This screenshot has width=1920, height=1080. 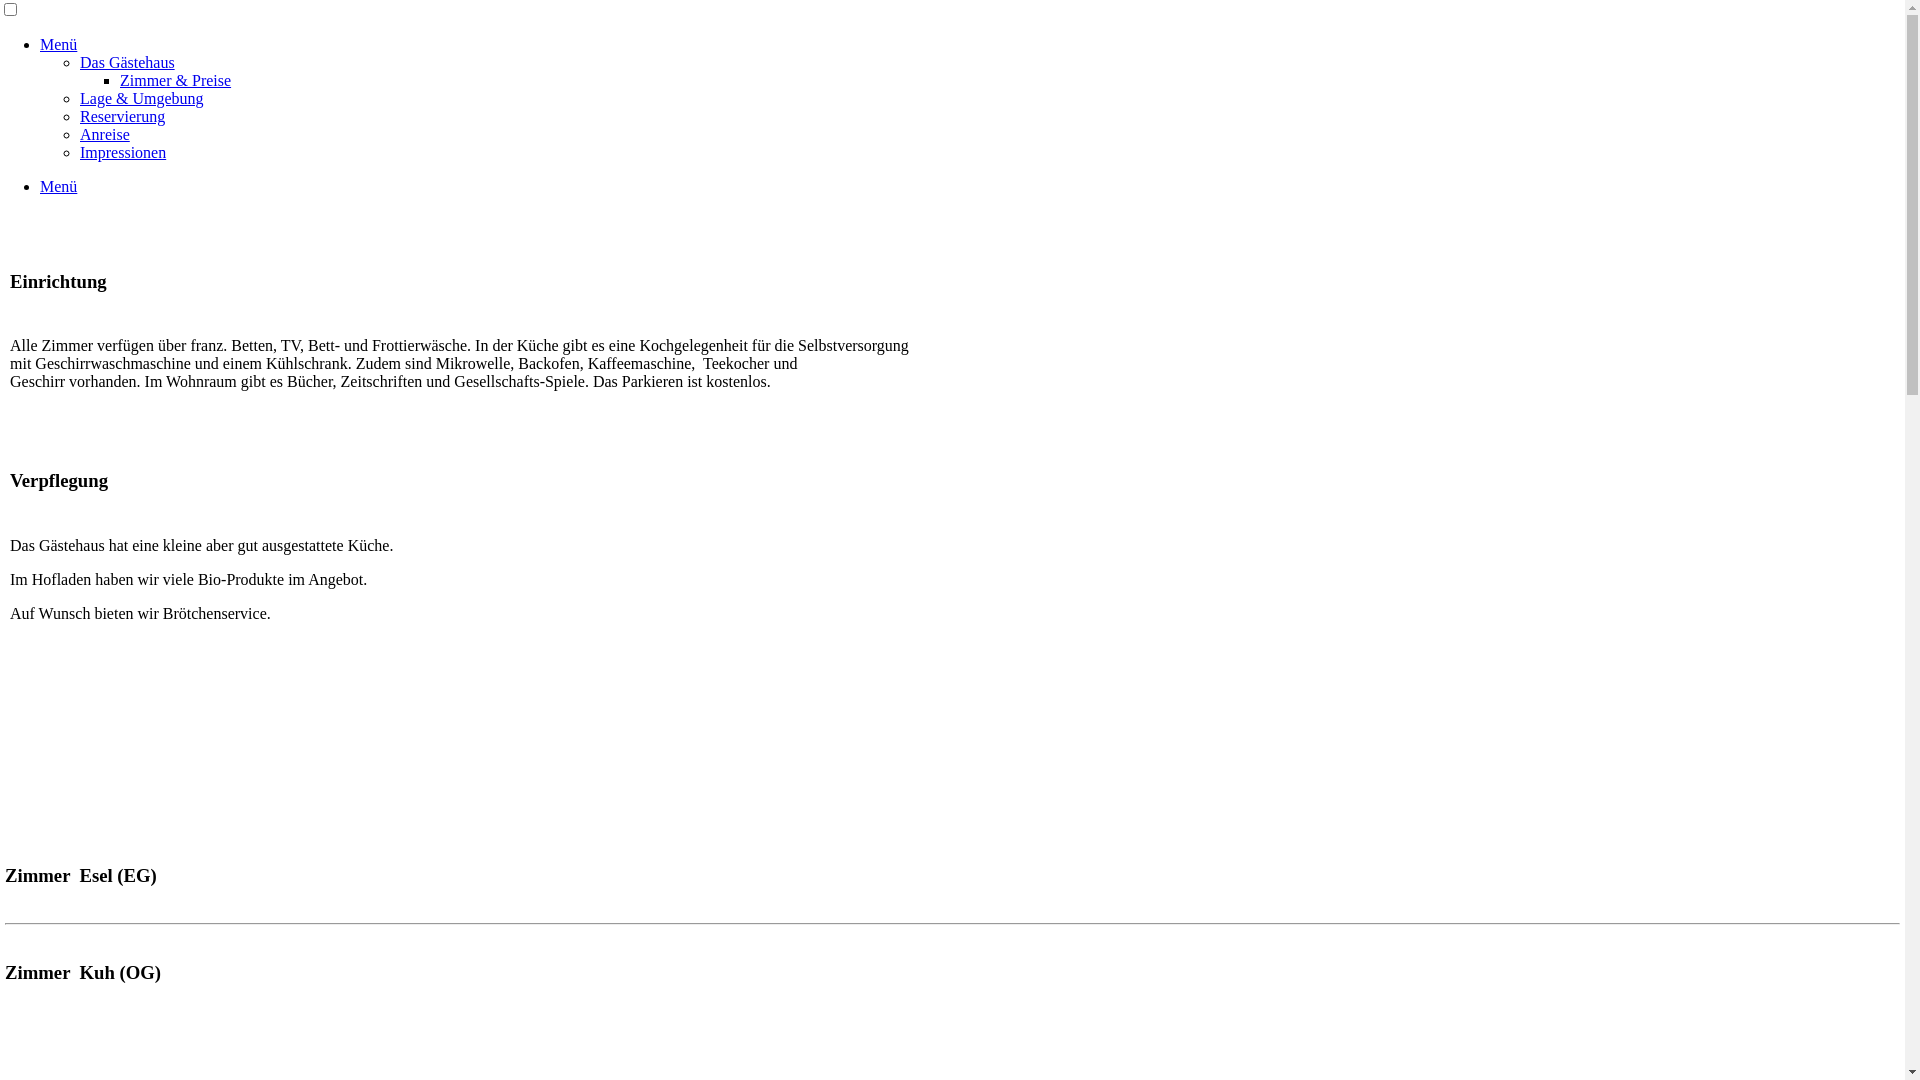 What do you see at coordinates (80, 98) in the screenshot?
I see `'Lage & Umgebung'` at bounding box center [80, 98].